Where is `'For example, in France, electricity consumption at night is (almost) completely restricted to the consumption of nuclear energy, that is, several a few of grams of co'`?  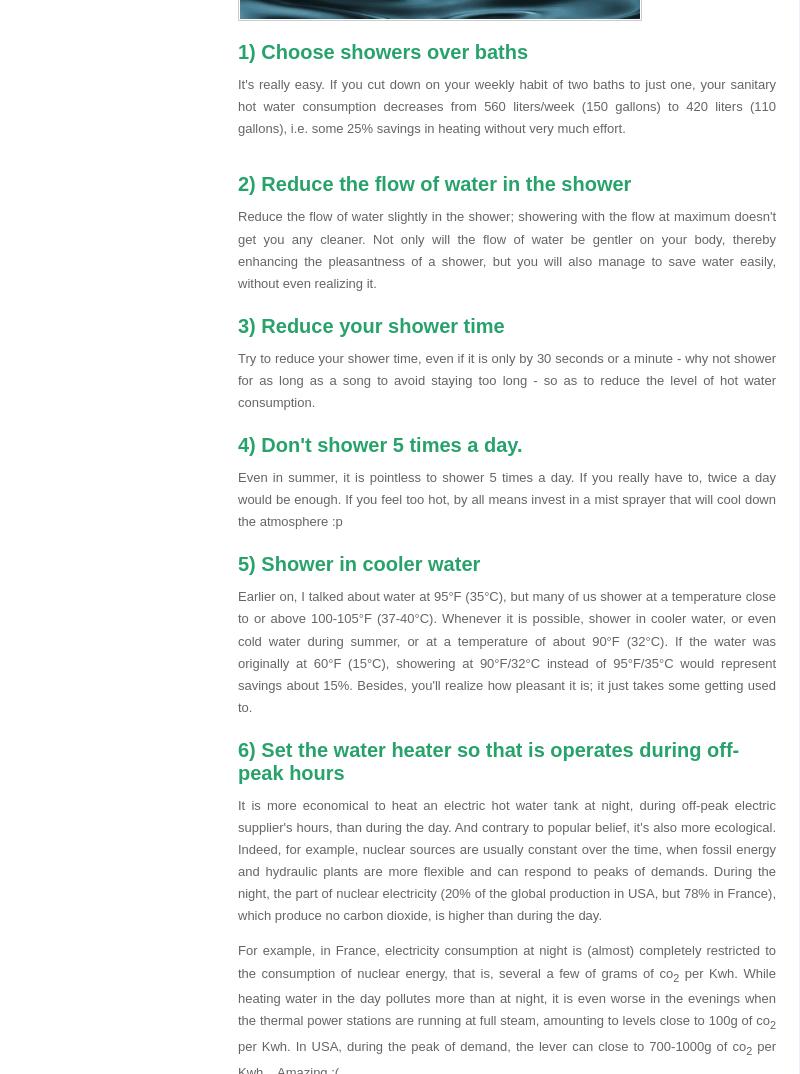
'For example, in France, electricity consumption at night is (almost) completely restricted to the consumption of nuclear energy, that is, several a few of grams of co' is located at coordinates (506, 961).